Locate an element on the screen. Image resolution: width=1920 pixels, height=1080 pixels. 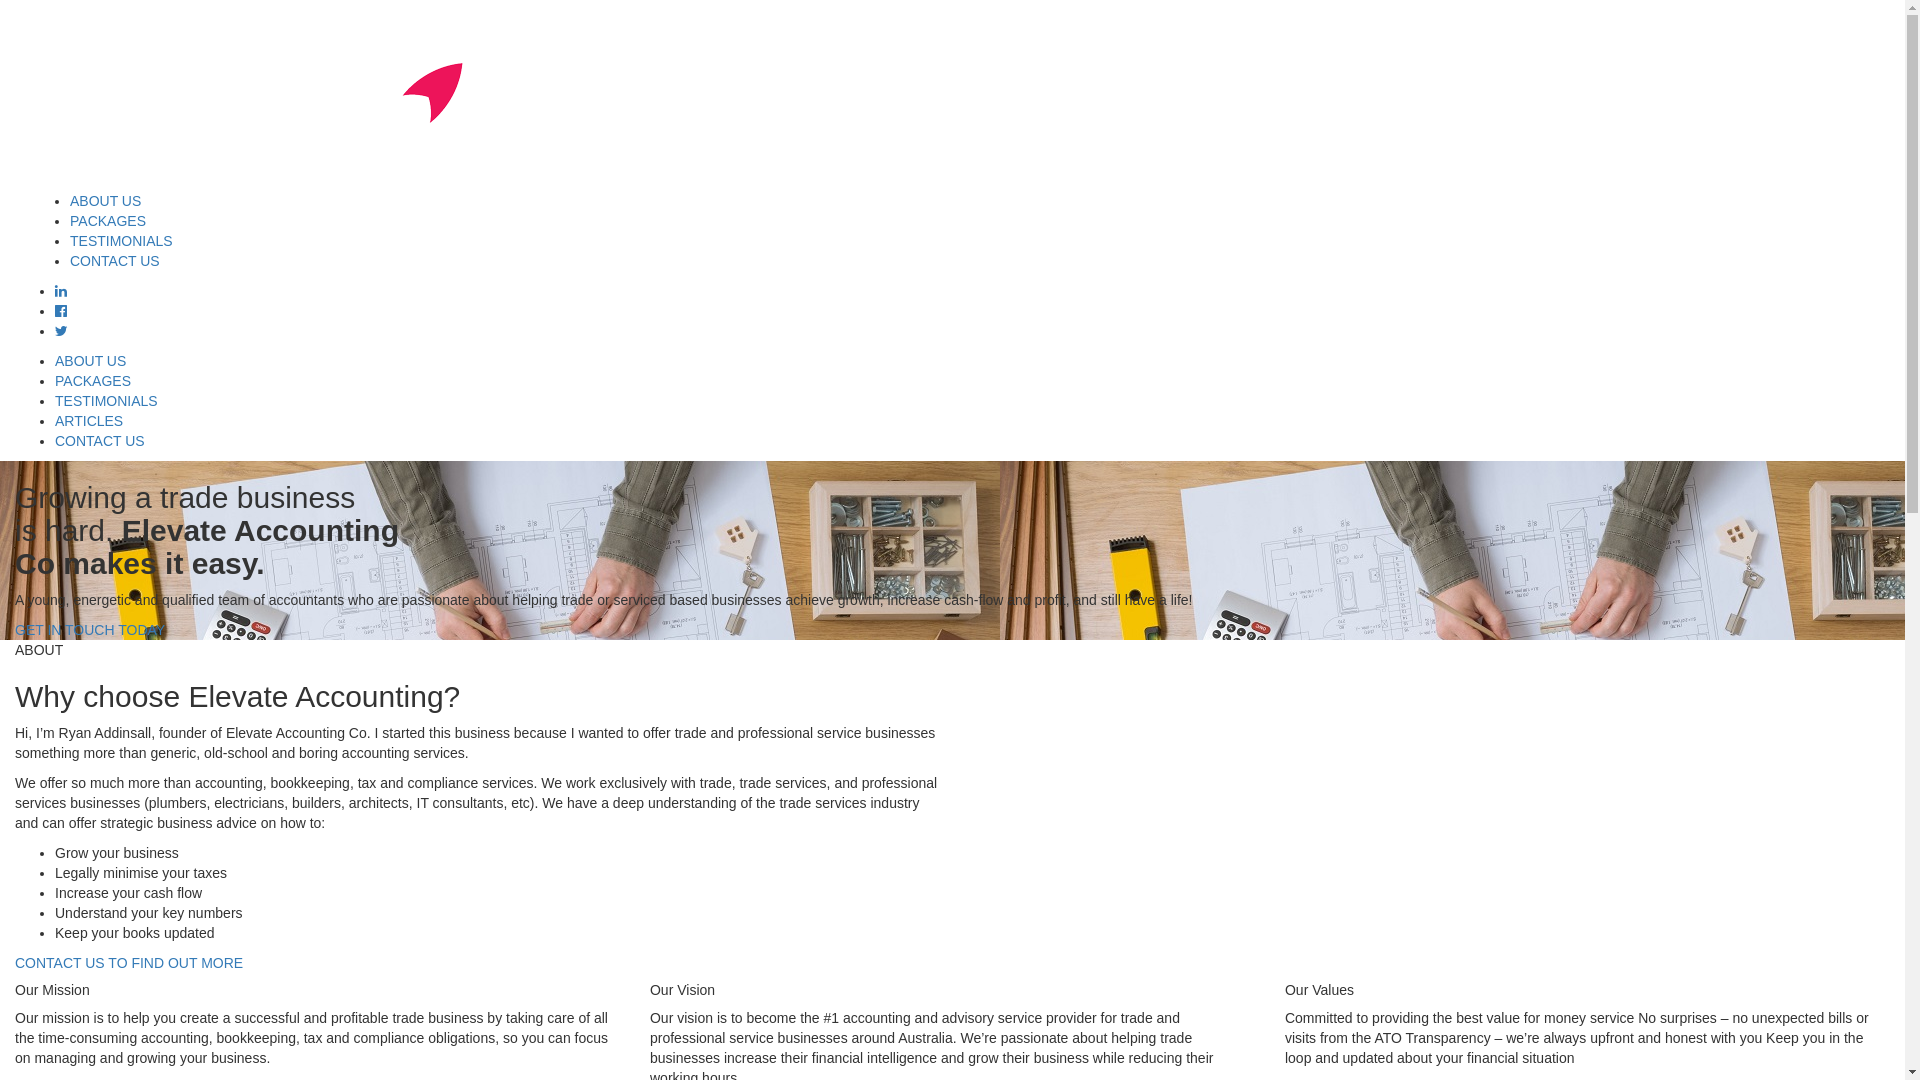
'ARTICLES' is located at coordinates (88, 419).